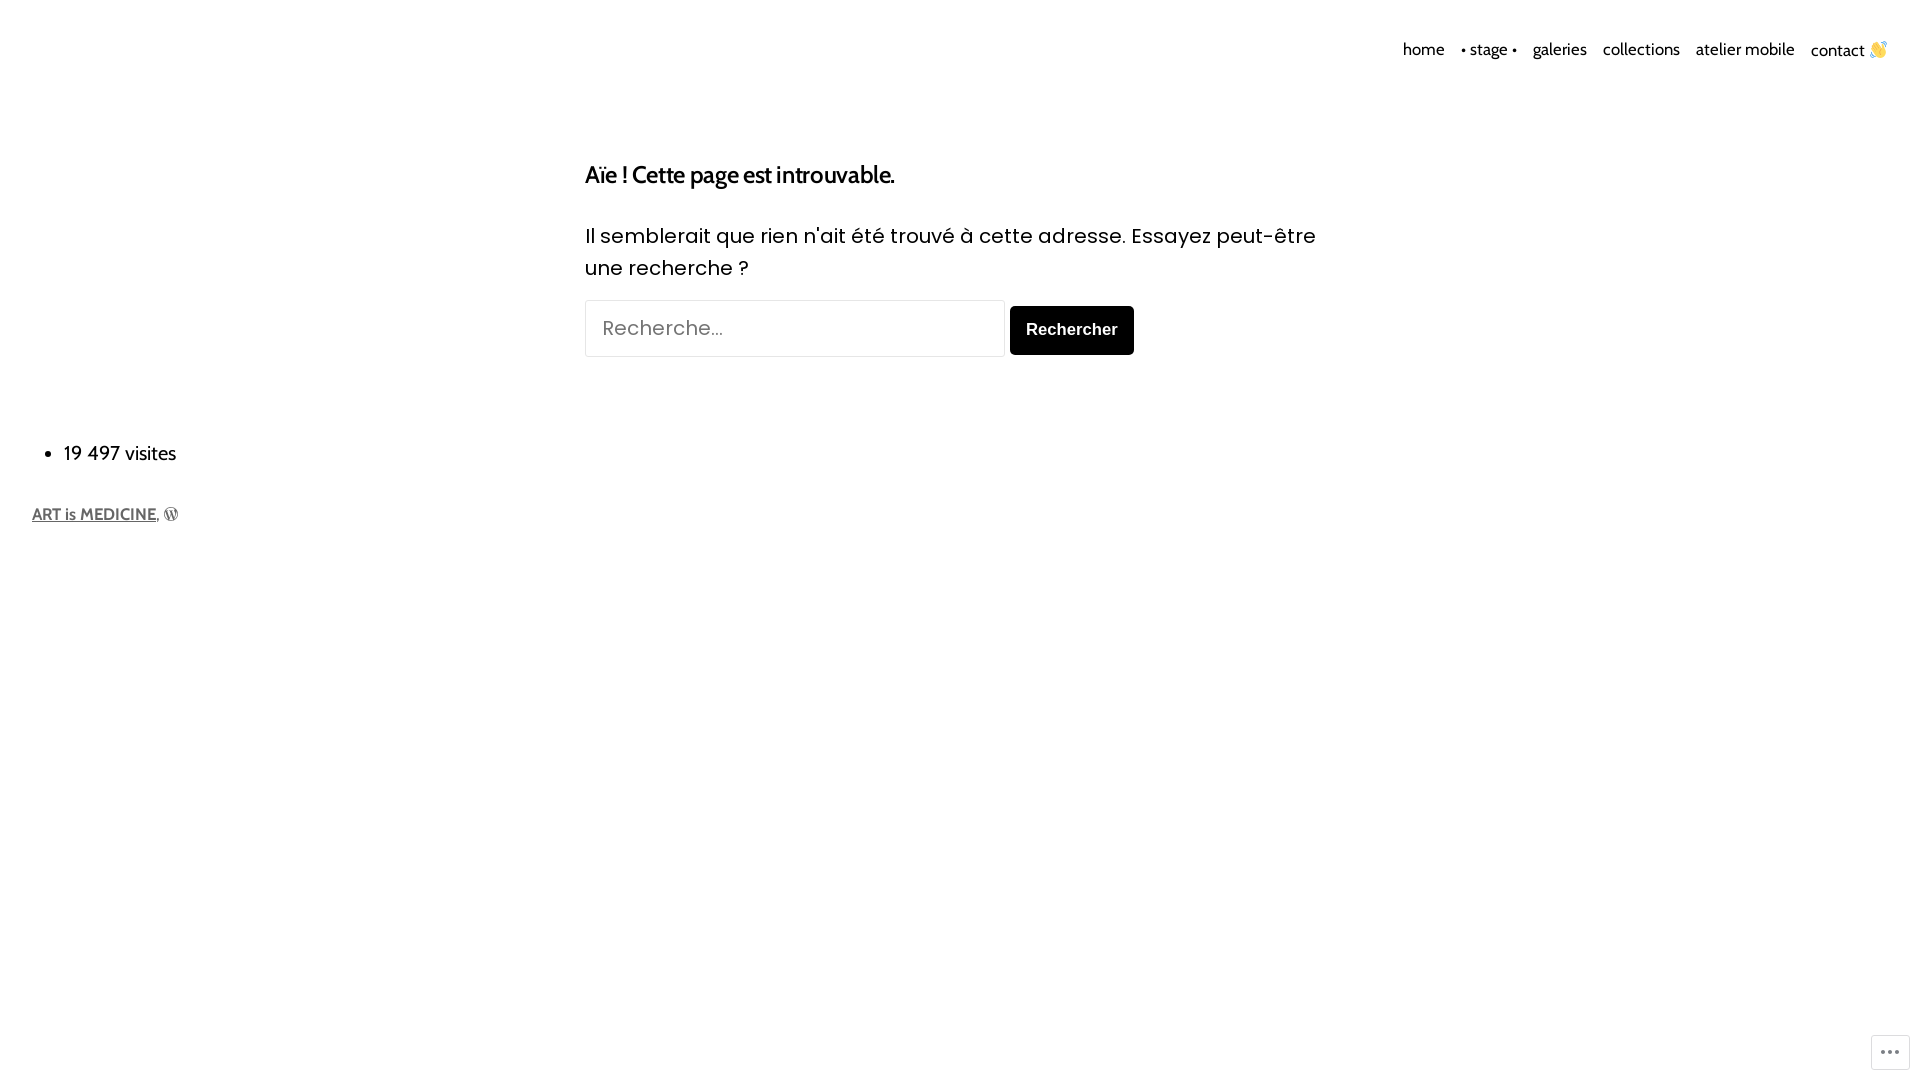 Image resolution: width=1920 pixels, height=1080 pixels. What do you see at coordinates (138, 60) in the screenshot?
I see `'ART is MEDICINE'` at bounding box center [138, 60].